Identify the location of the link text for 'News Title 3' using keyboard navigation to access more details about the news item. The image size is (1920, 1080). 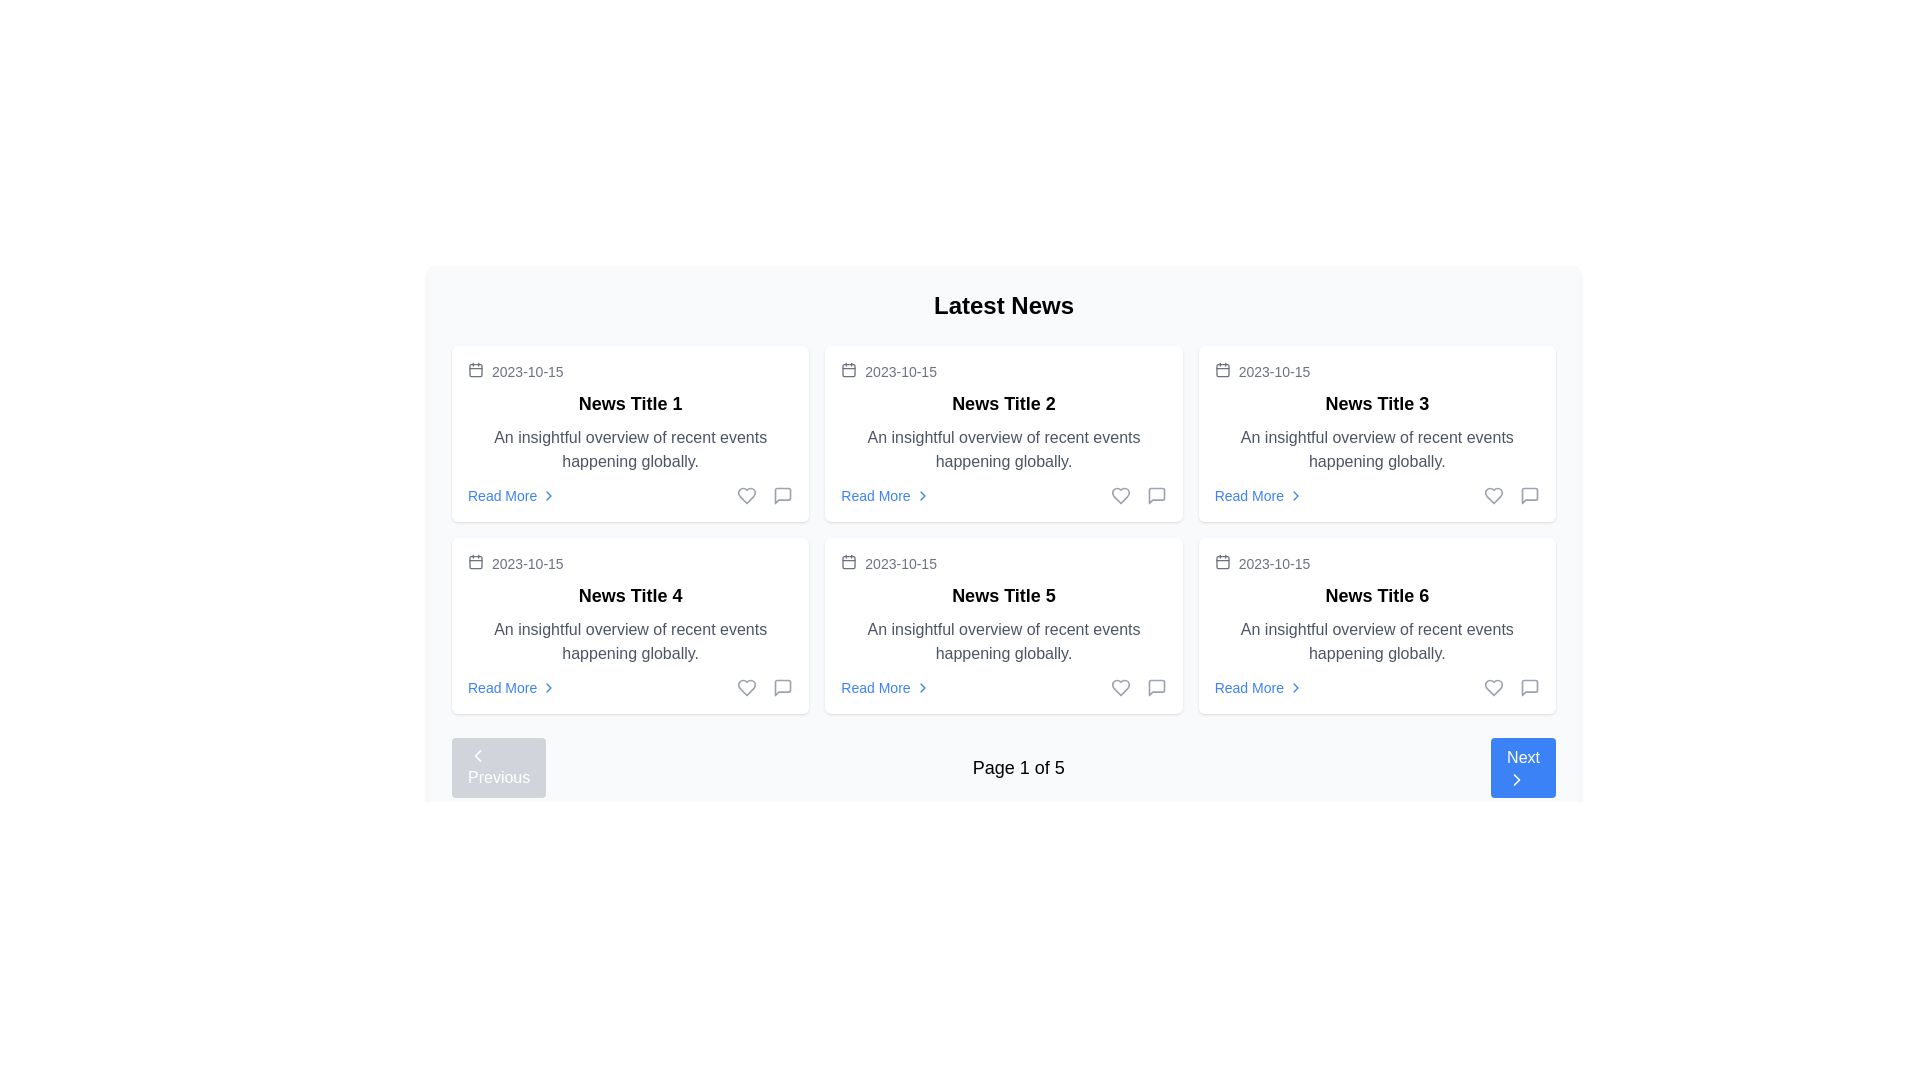
(1248, 495).